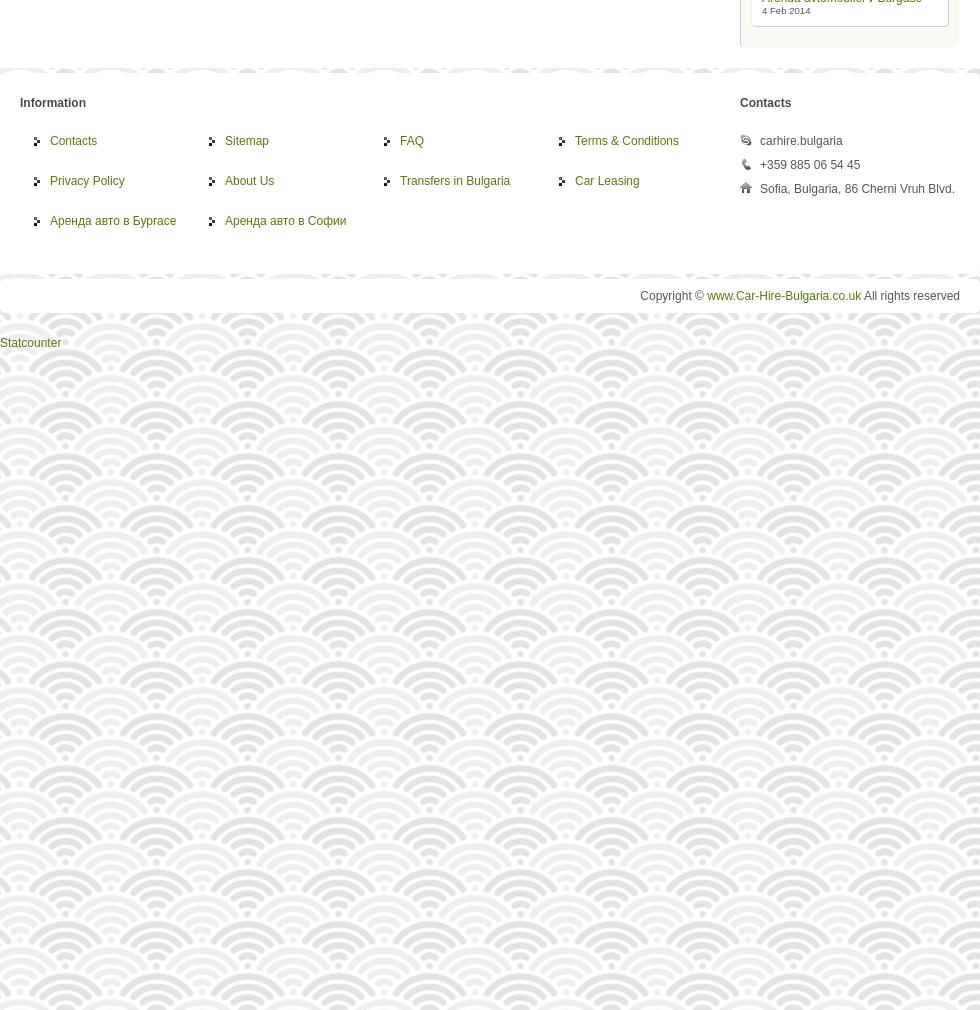  Describe the element at coordinates (673, 296) in the screenshot. I see `'Copyright ©'` at that location.